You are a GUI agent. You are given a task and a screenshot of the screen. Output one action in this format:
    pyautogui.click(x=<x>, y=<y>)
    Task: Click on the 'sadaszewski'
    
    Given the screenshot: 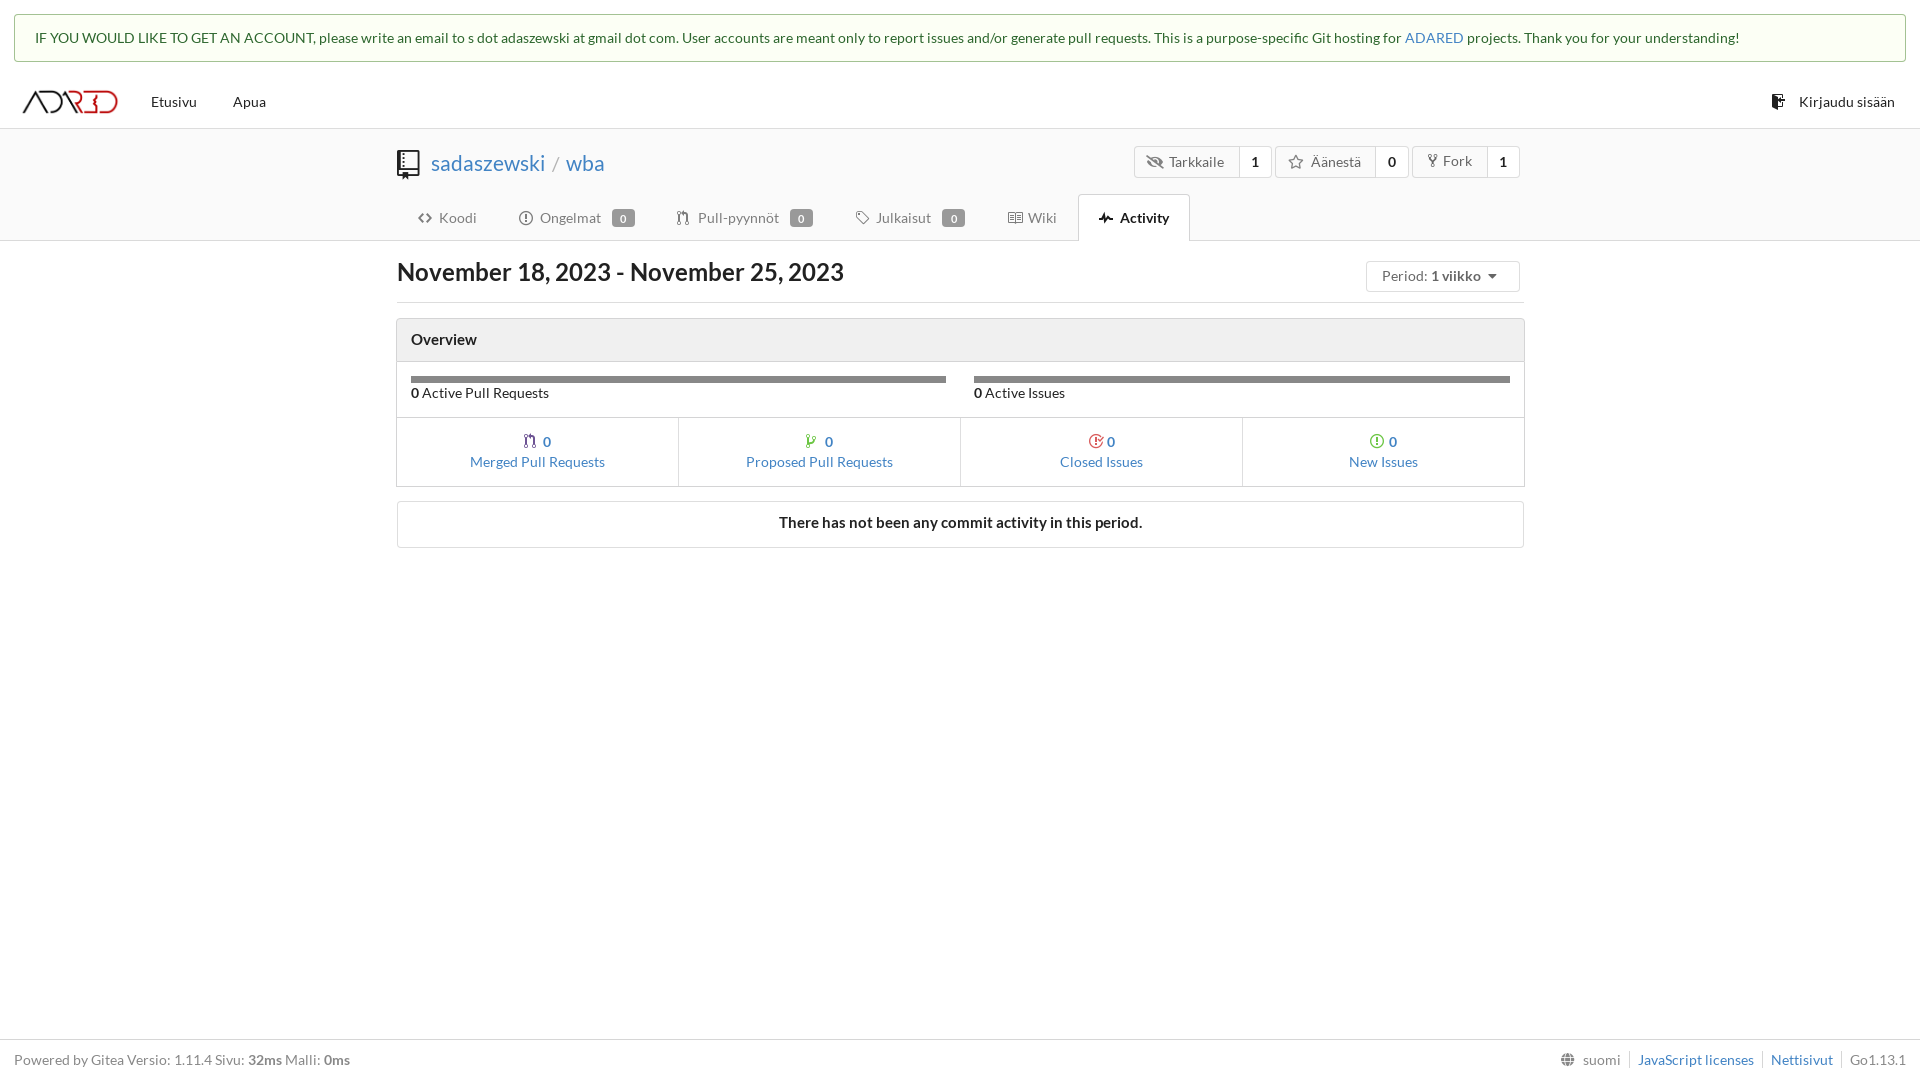 What is the action you would take?
    pyautogui.click(x=486, y=161)
    